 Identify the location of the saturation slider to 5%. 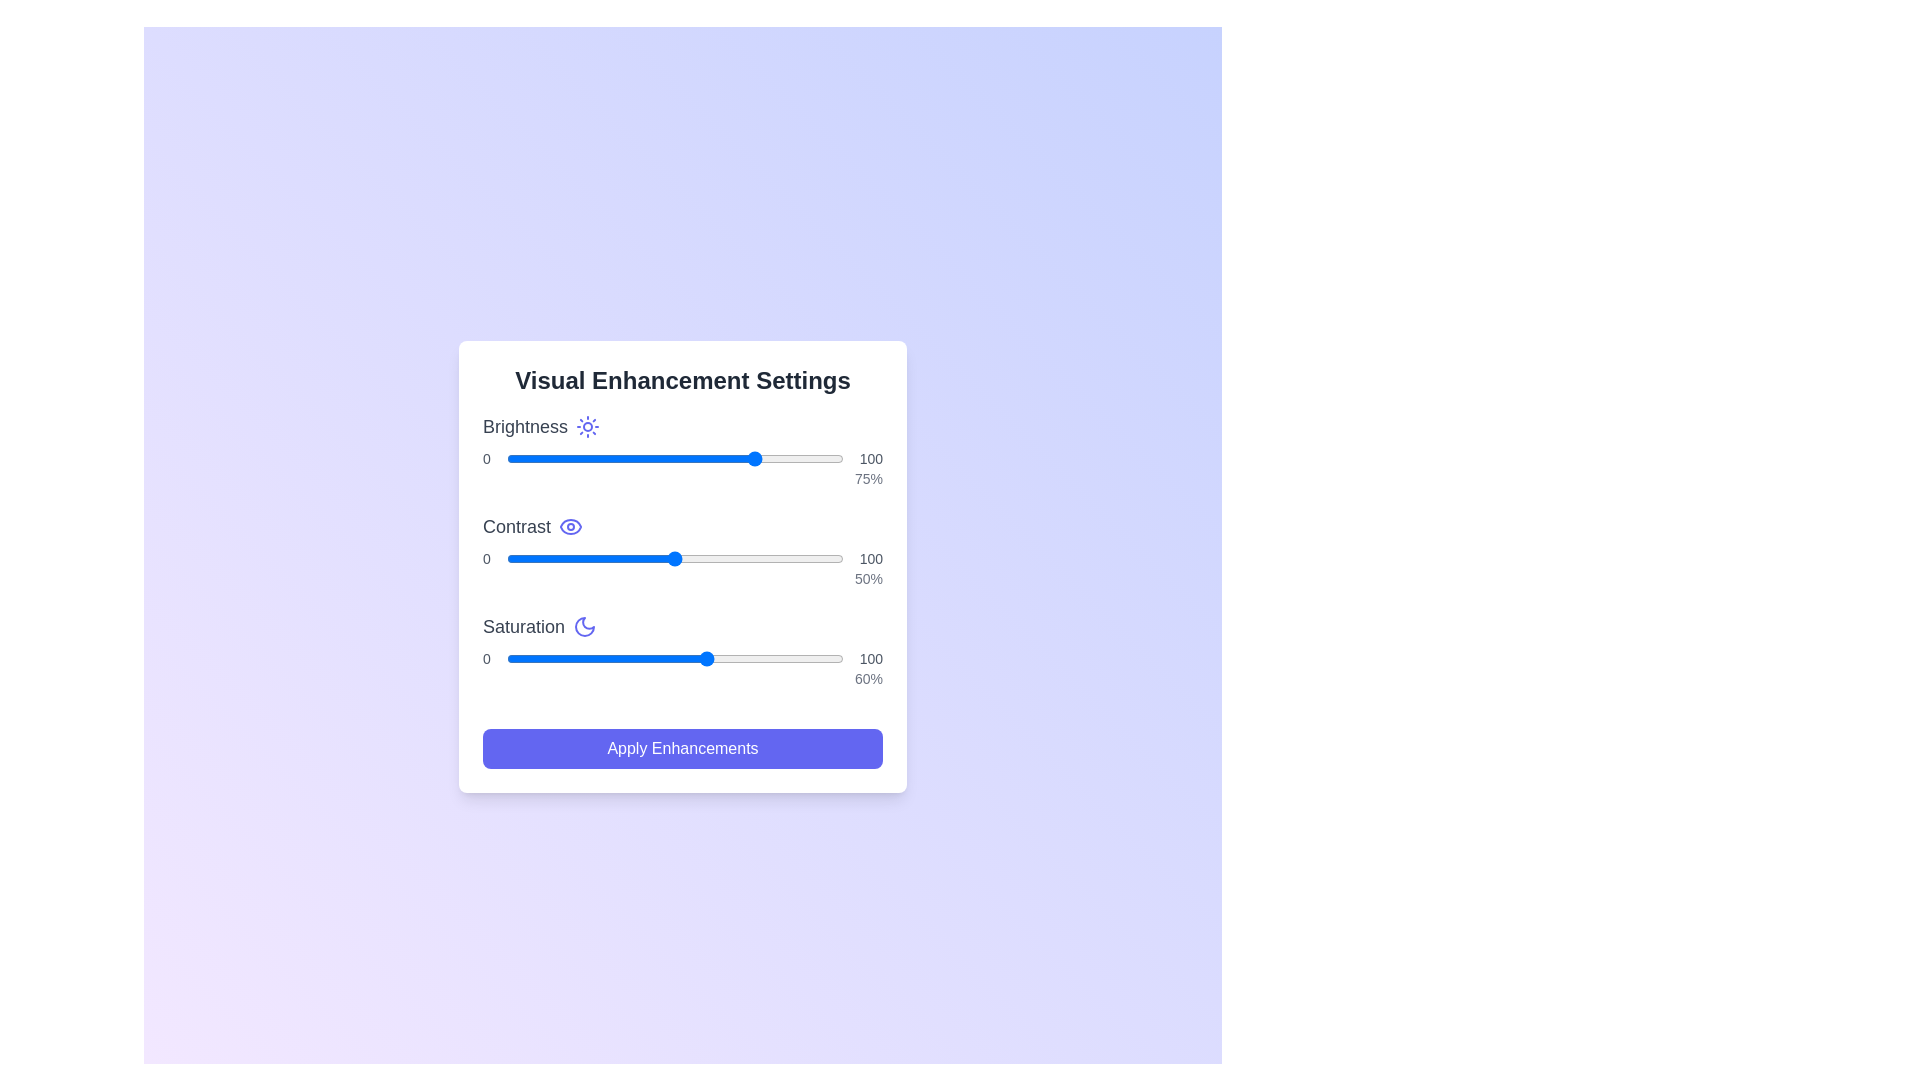
(523, 659).